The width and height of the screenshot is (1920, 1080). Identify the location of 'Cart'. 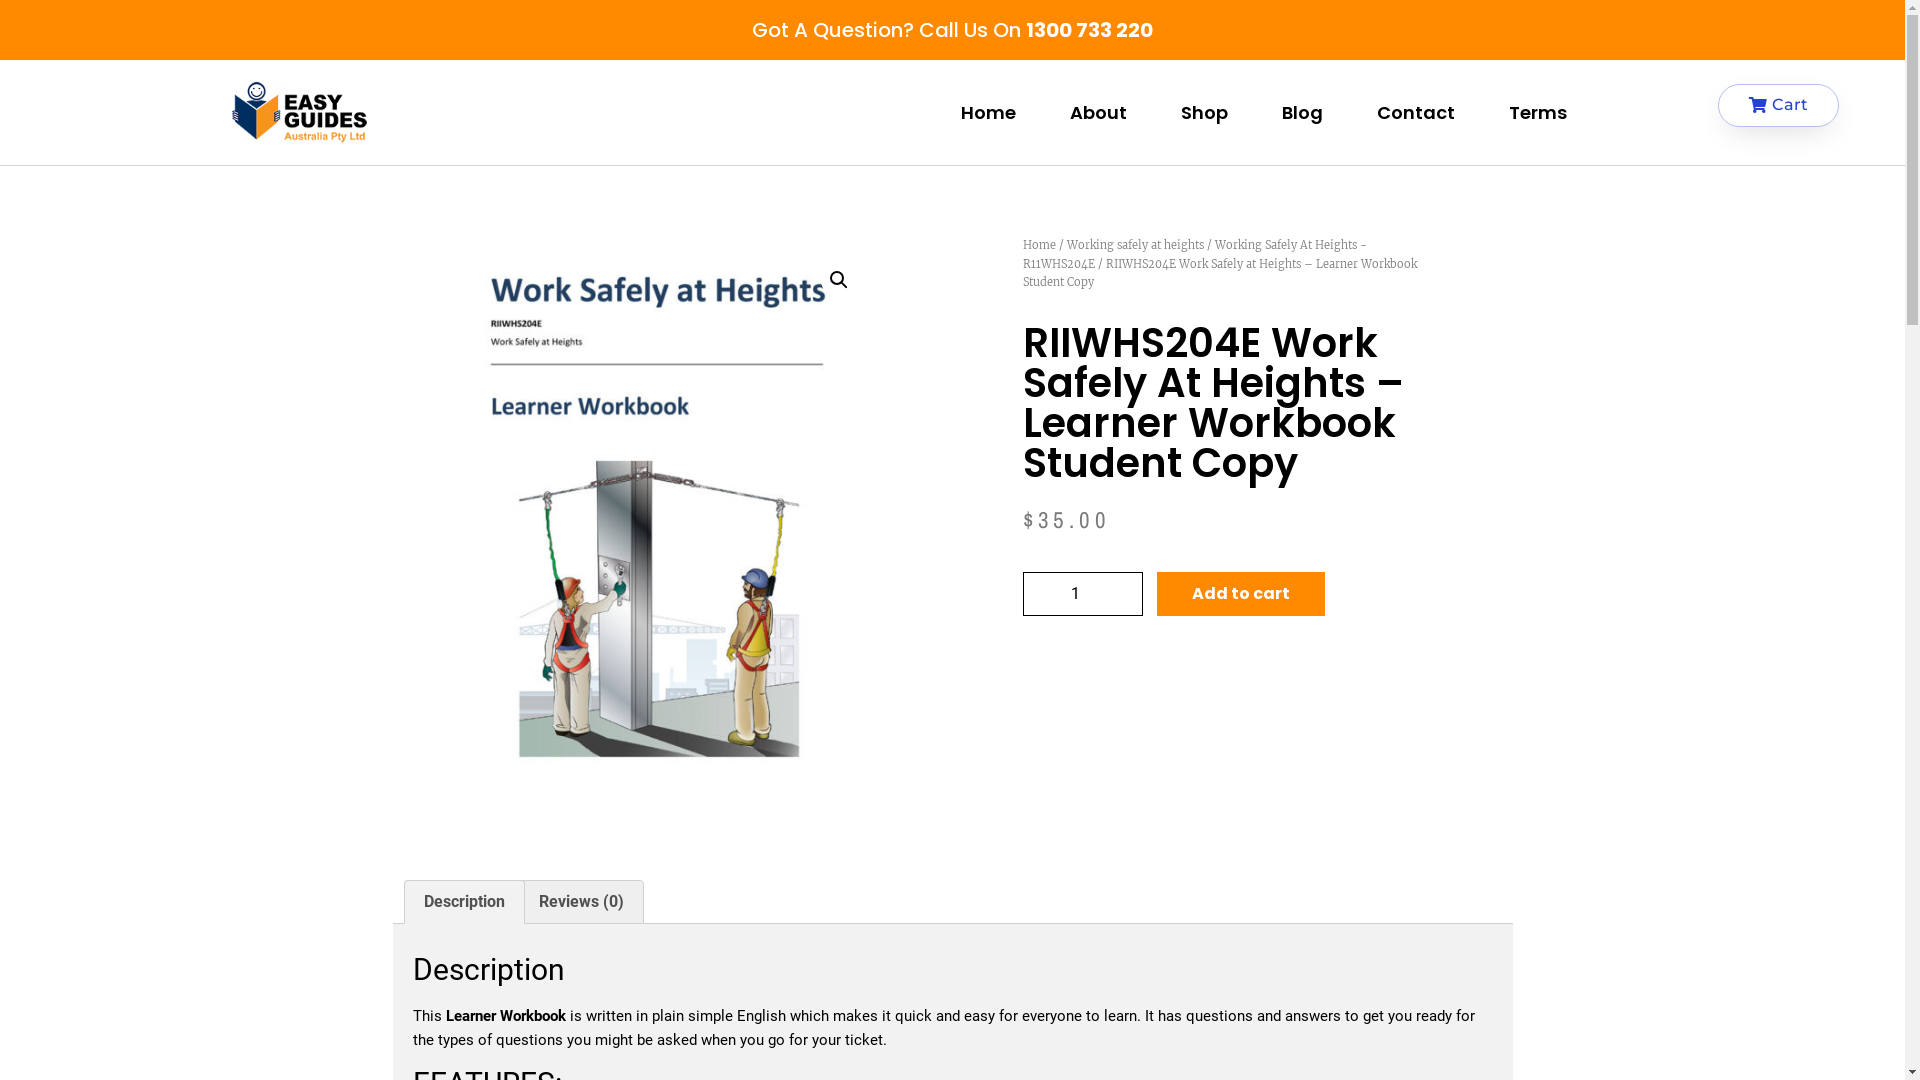
(1778, 105).